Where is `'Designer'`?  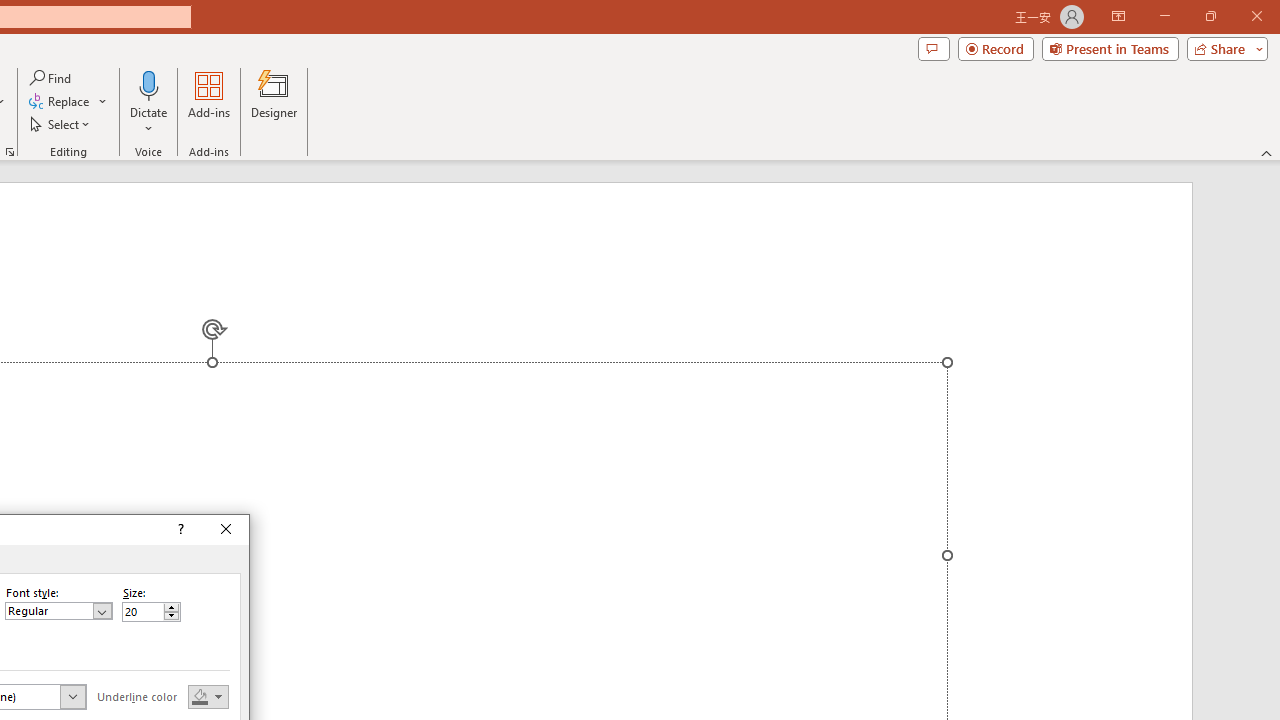 'Designer' is located at coordinates (273, 103).